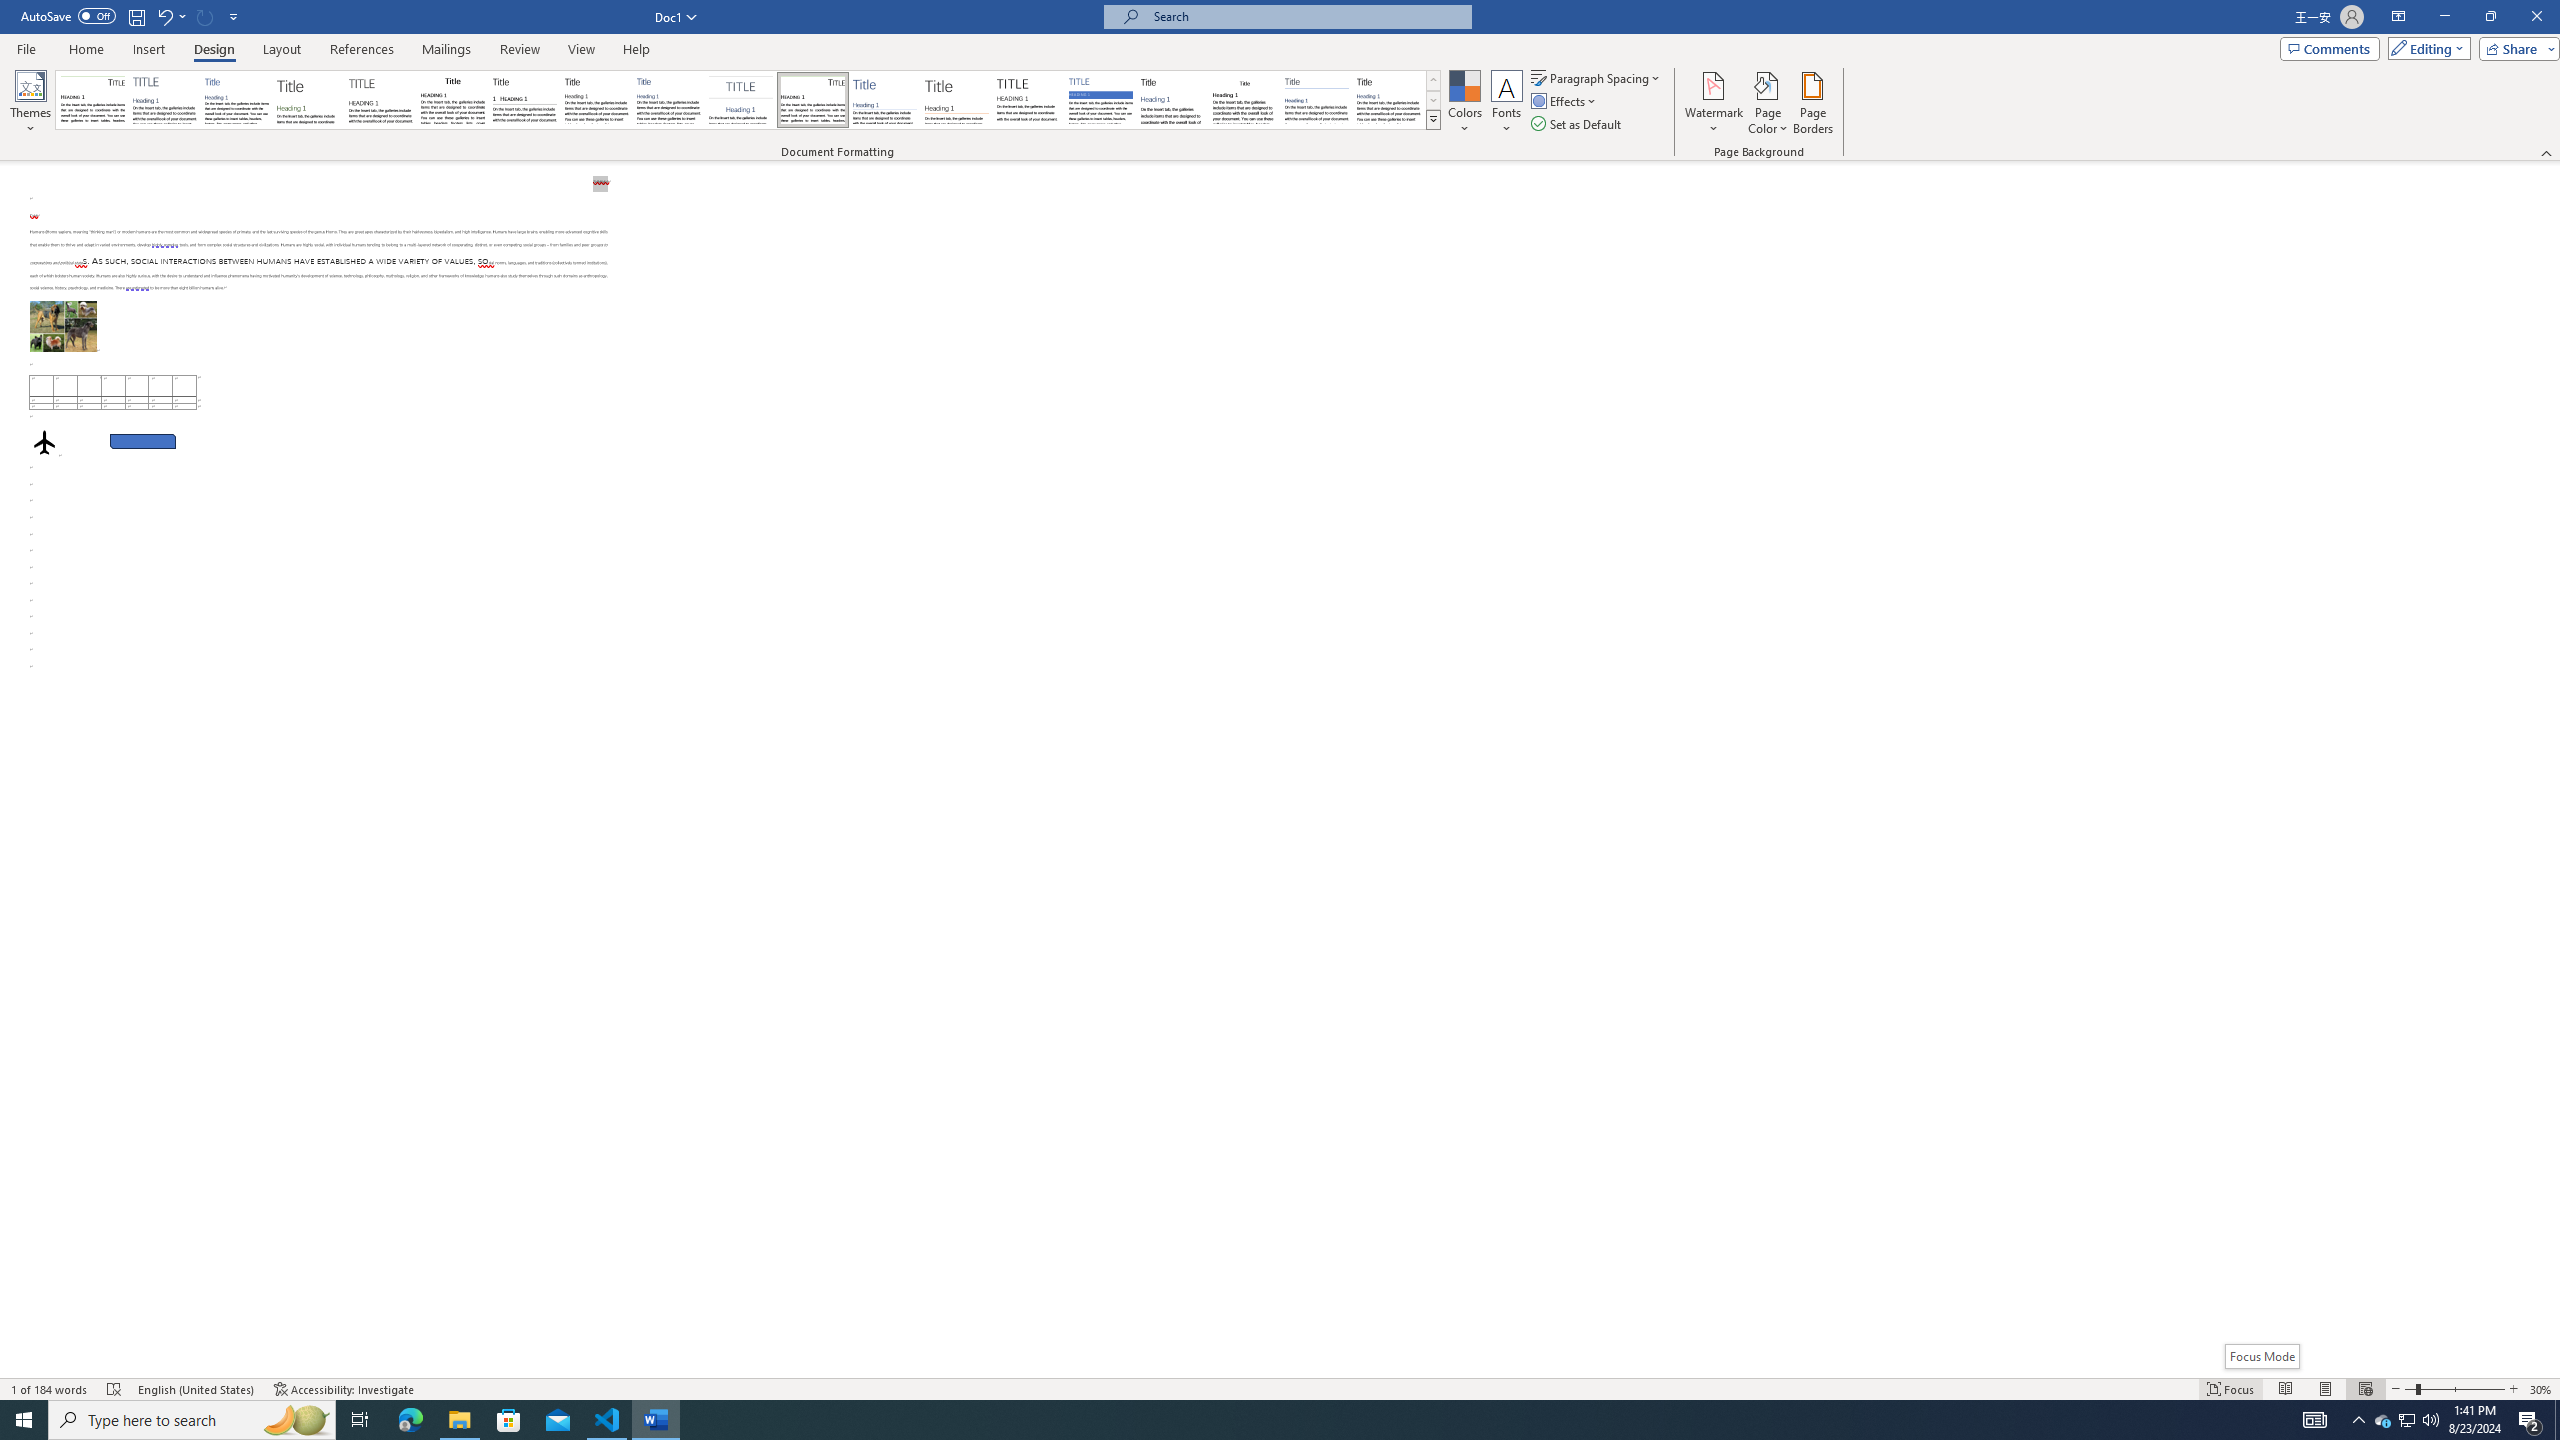 The height and width of the screenshot is (1440, 2560). What do you see at coordinates (1028, 99) in the screenshot?
I see `'Minimalist'` at bounding box center [1028, 99].